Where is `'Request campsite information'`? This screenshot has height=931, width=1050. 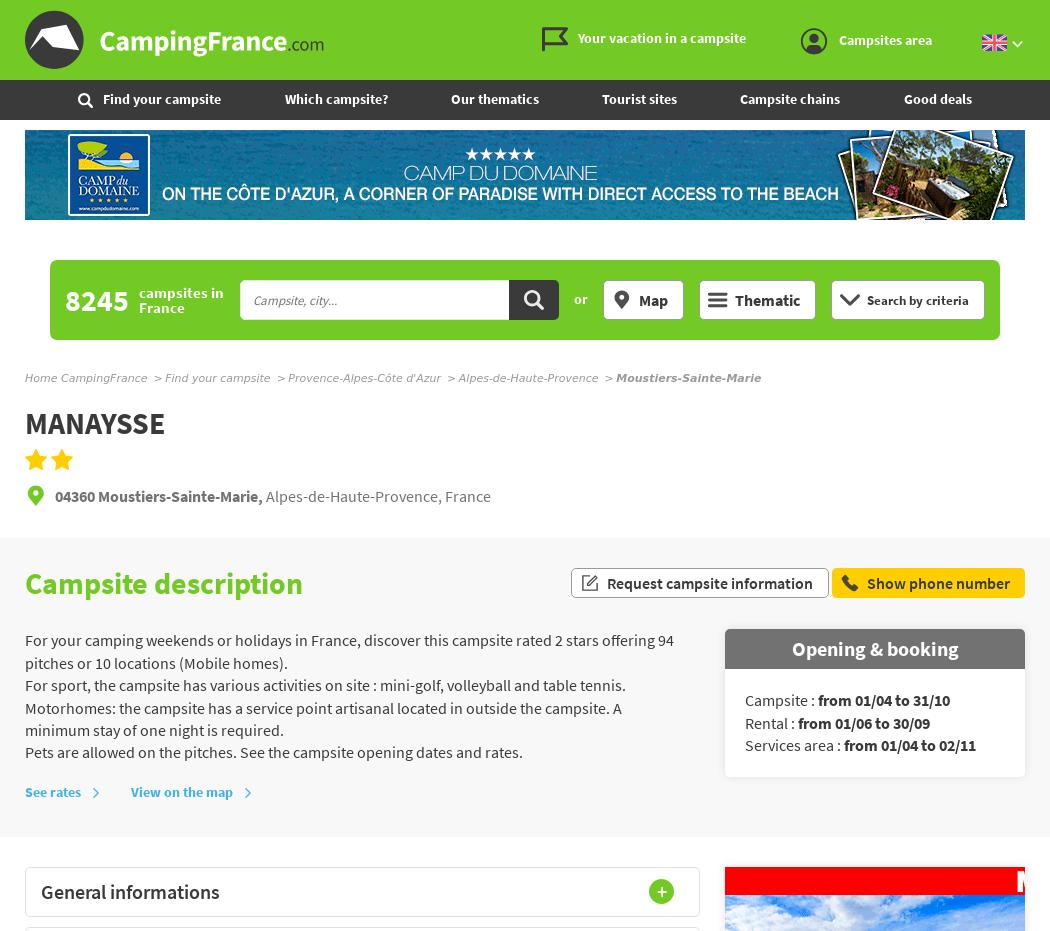 'Request campsite information' is located at coordinates (607, 581).